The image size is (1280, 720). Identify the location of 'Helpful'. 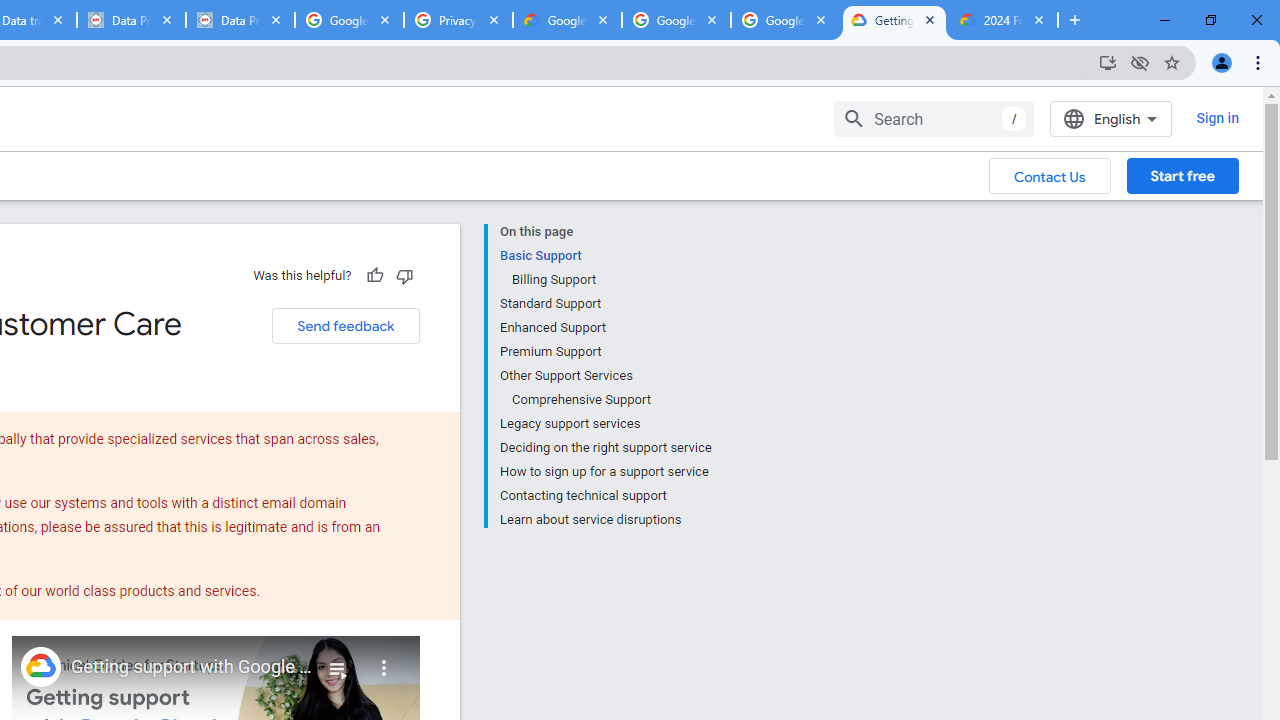
(374, 275).